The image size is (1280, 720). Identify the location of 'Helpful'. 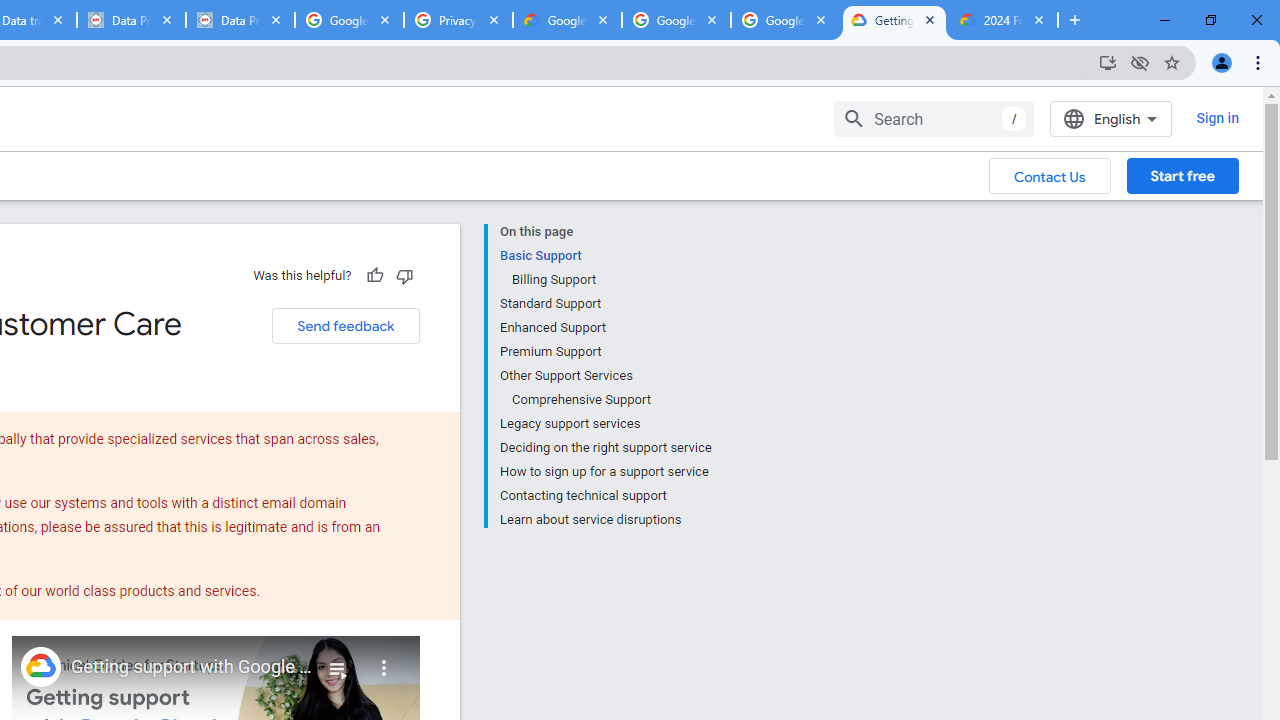
(374, 275).